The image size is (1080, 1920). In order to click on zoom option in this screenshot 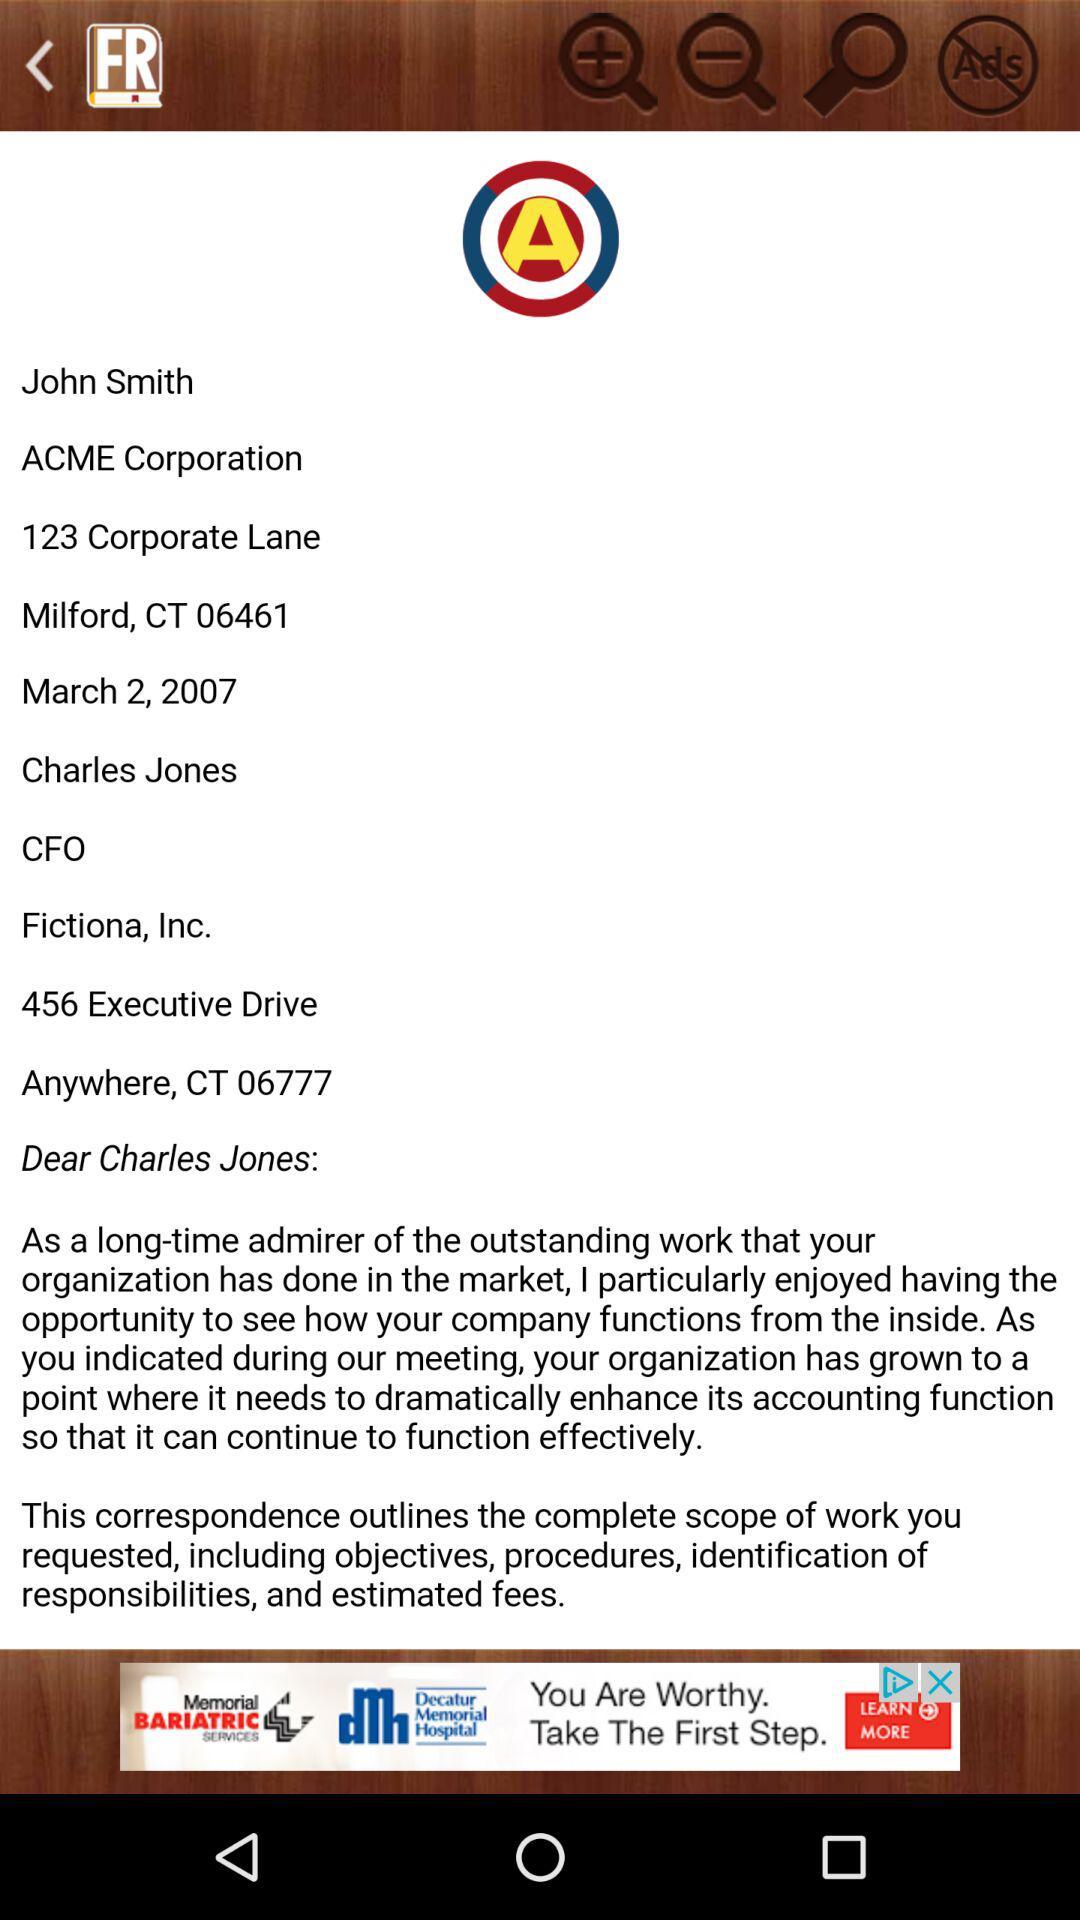, I will do `click(604, 65)`.